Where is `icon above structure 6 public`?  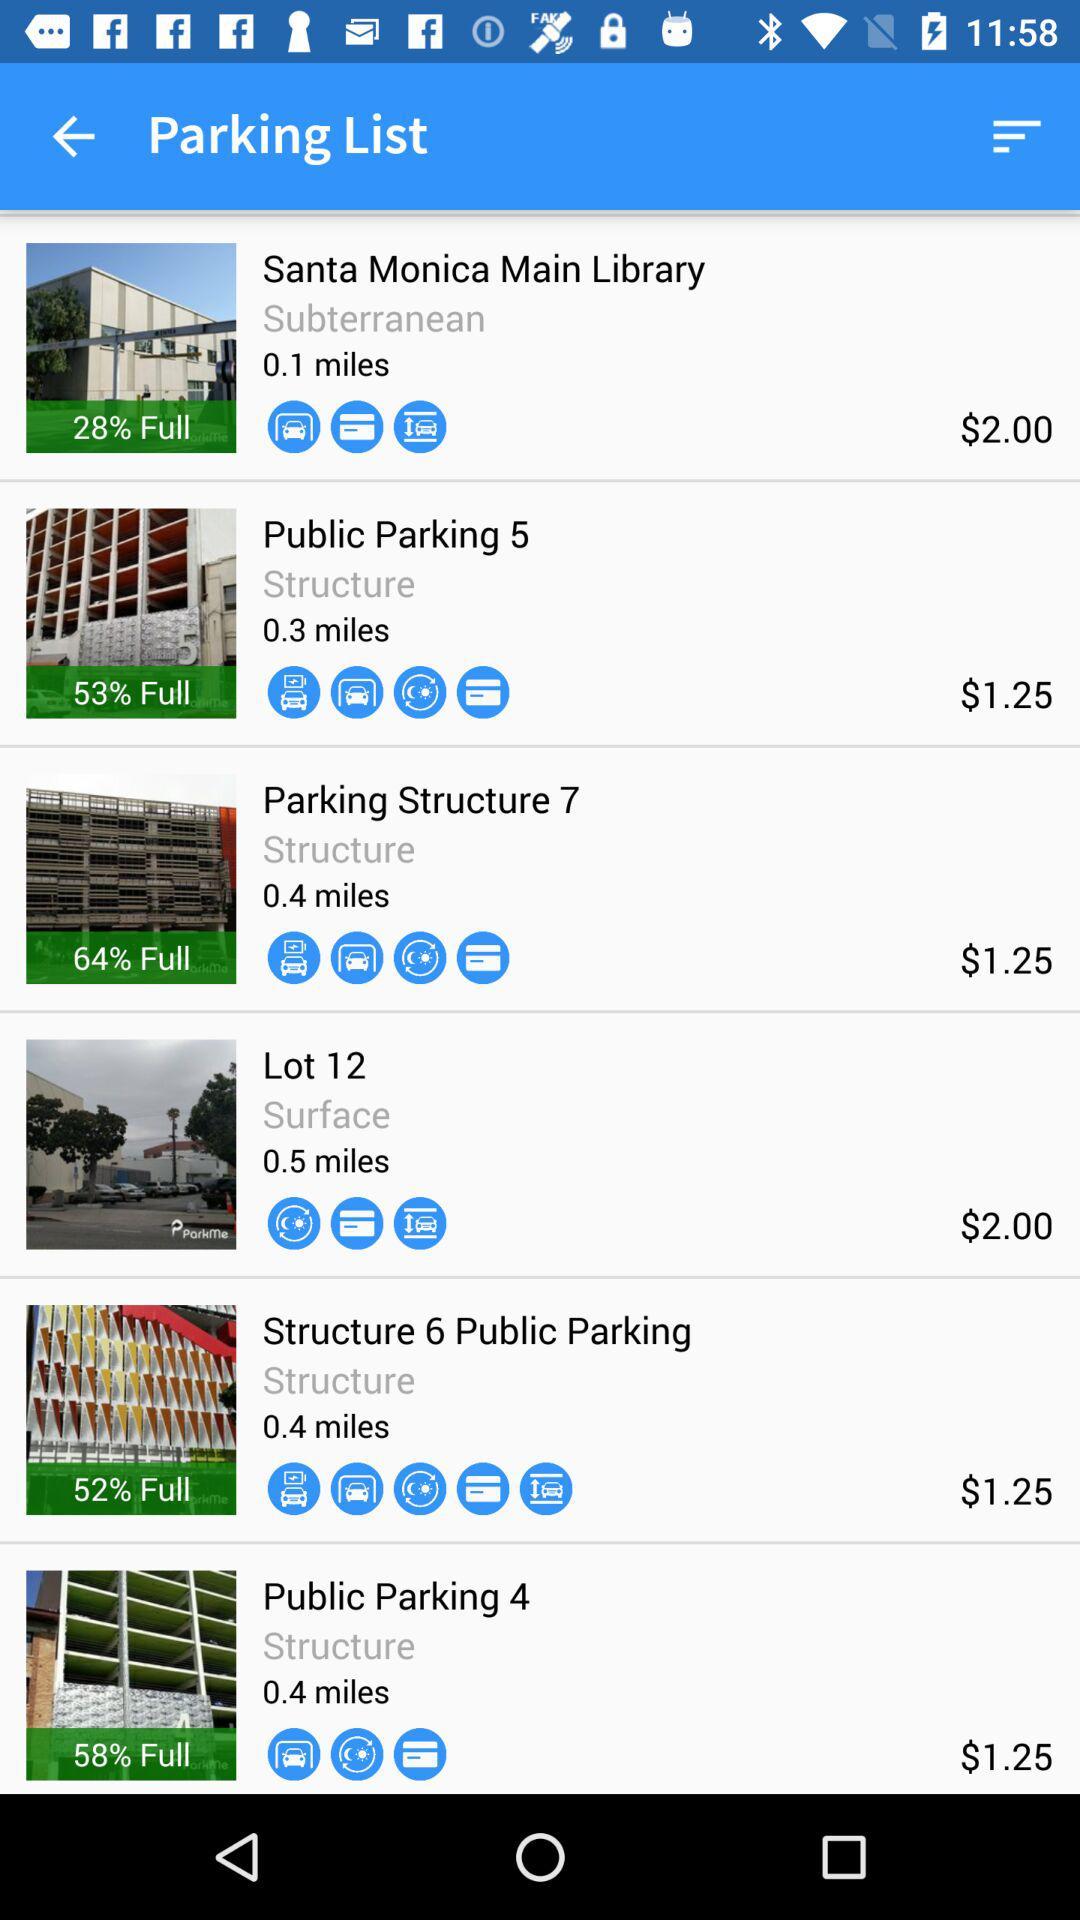
icon above structure 6 public is located at coordinates (419, 1222).